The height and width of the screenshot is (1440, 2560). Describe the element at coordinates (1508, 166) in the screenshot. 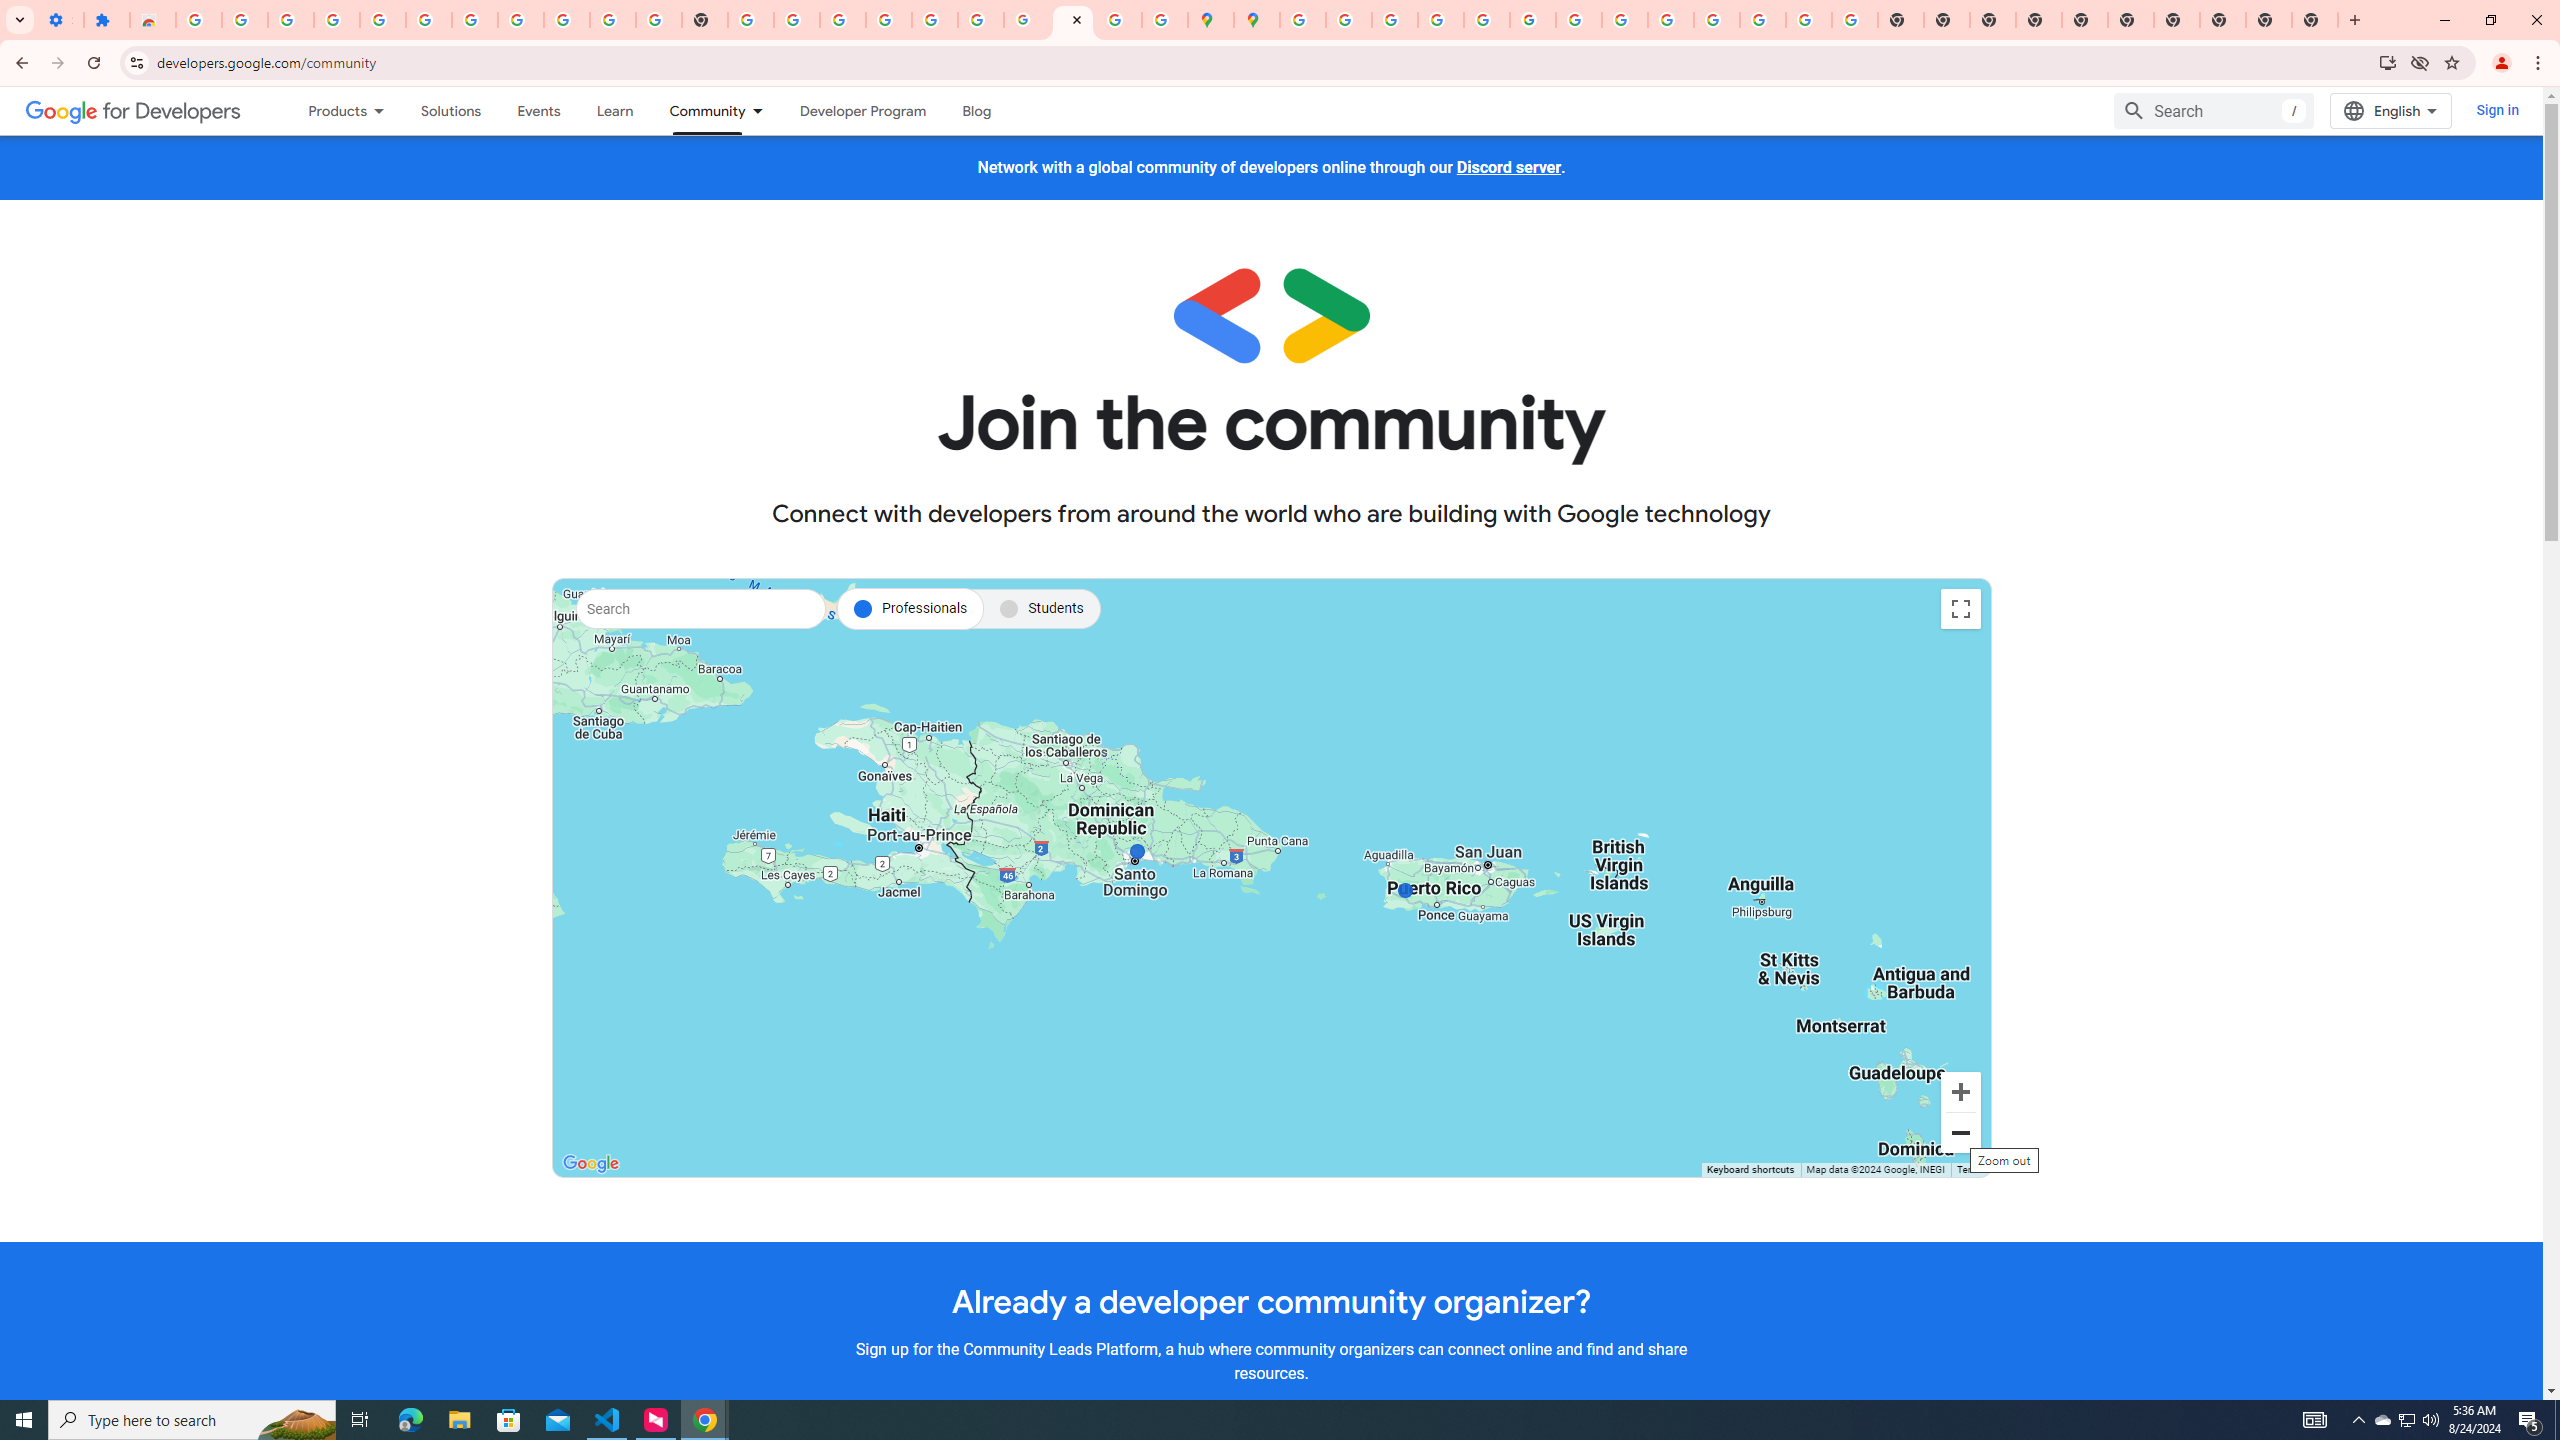

I see `'Discord server'` at that location.